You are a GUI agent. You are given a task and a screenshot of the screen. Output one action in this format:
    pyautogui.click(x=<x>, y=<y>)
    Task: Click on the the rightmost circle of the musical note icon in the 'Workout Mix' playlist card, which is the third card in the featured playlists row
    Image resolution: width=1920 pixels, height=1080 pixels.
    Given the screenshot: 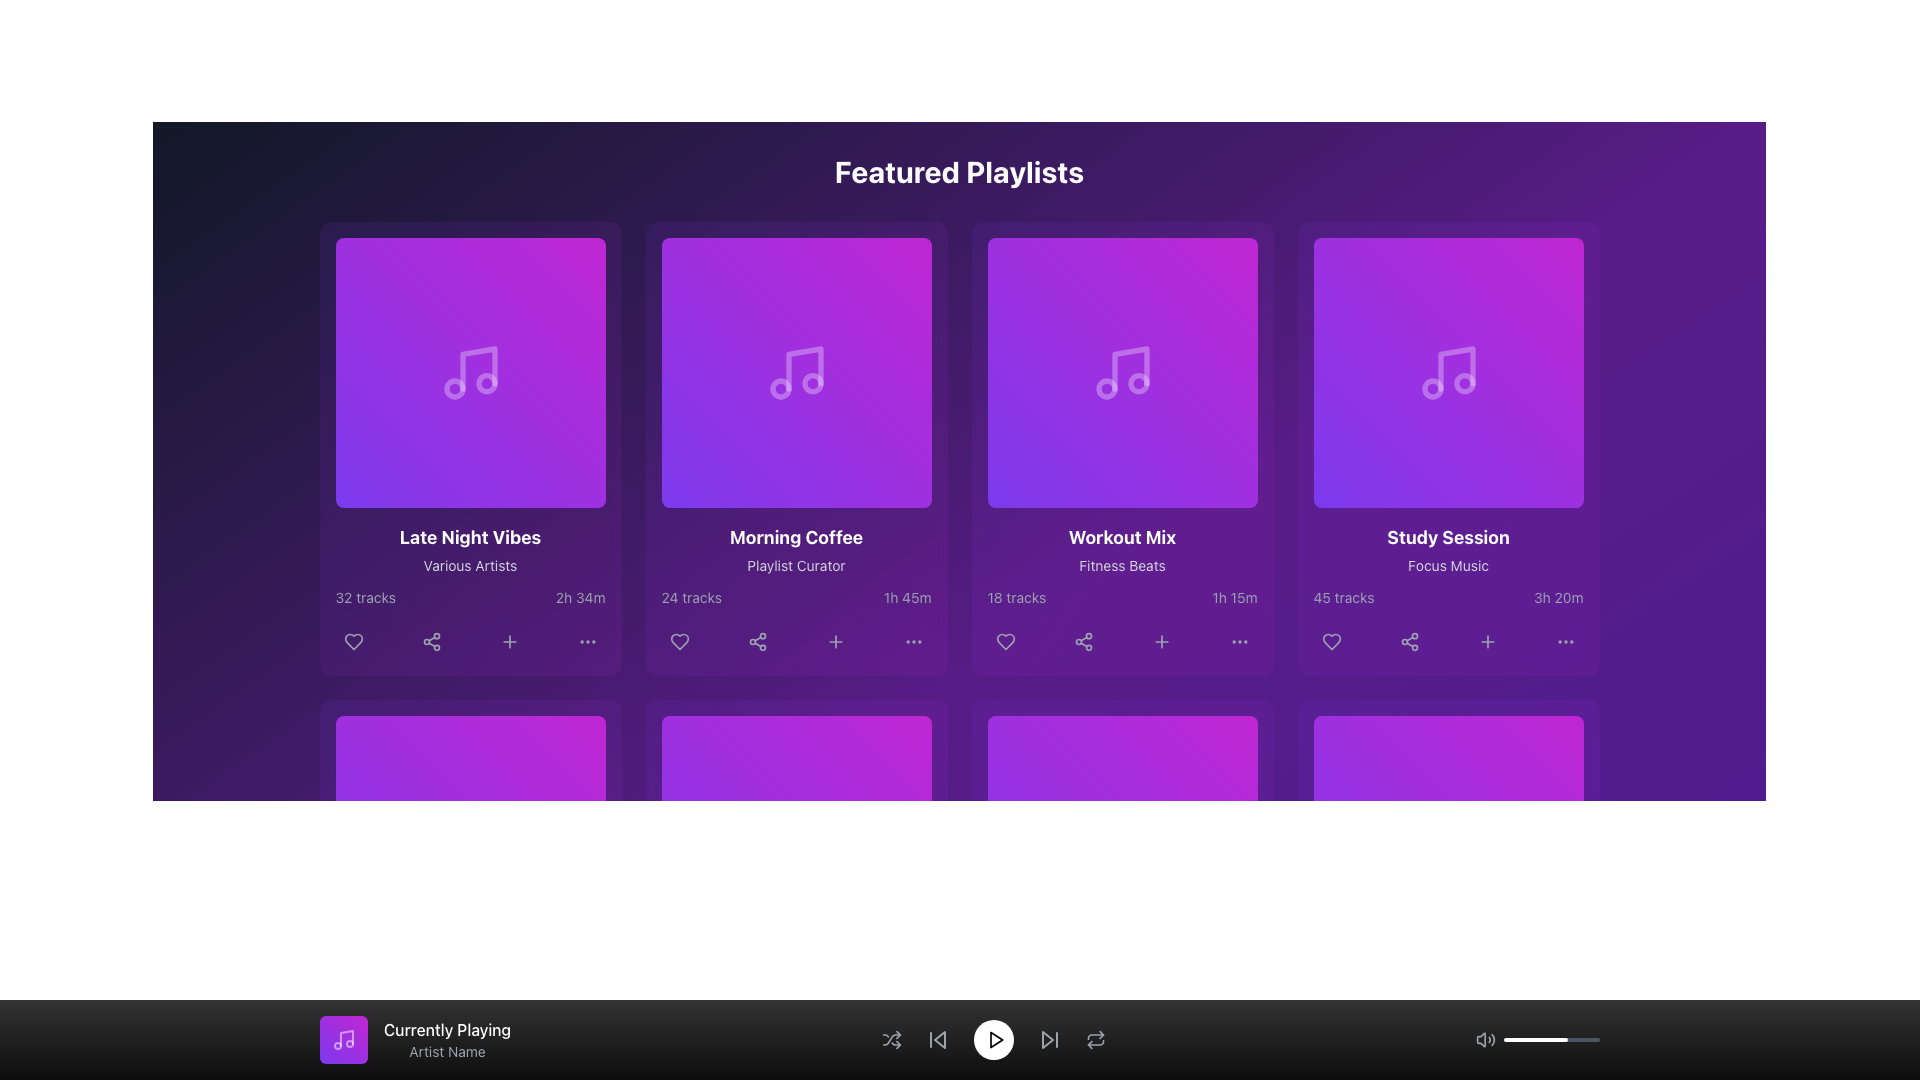 What is the action you would take?
    pyautogui.click(x=1138, y=383)
    